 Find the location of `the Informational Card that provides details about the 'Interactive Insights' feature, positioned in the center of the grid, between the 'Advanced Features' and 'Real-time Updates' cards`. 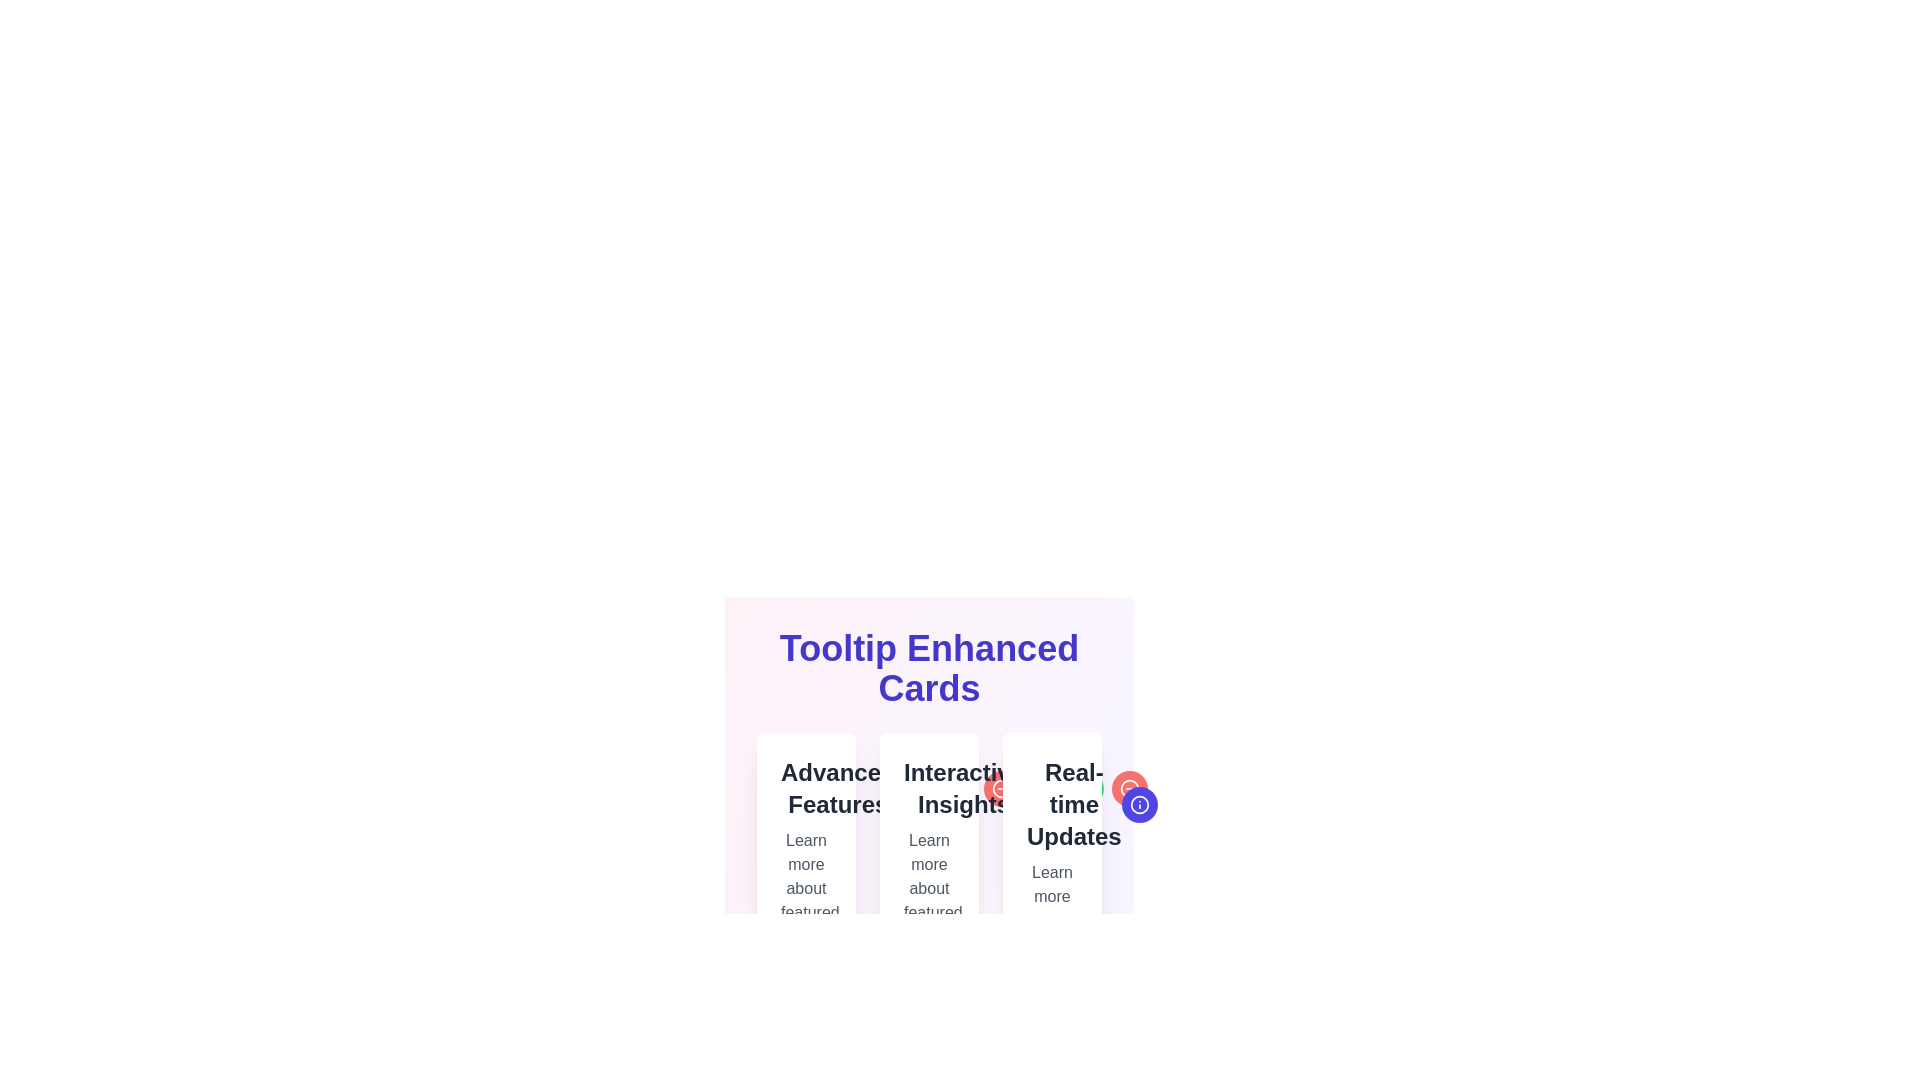

the Informational Card that provides details about the 'Interactive Insights' feature, positioned in the center of the grid, between the 'Advanced Features' and 'Real-time Updates' cards is located at coordinates (928, 867).